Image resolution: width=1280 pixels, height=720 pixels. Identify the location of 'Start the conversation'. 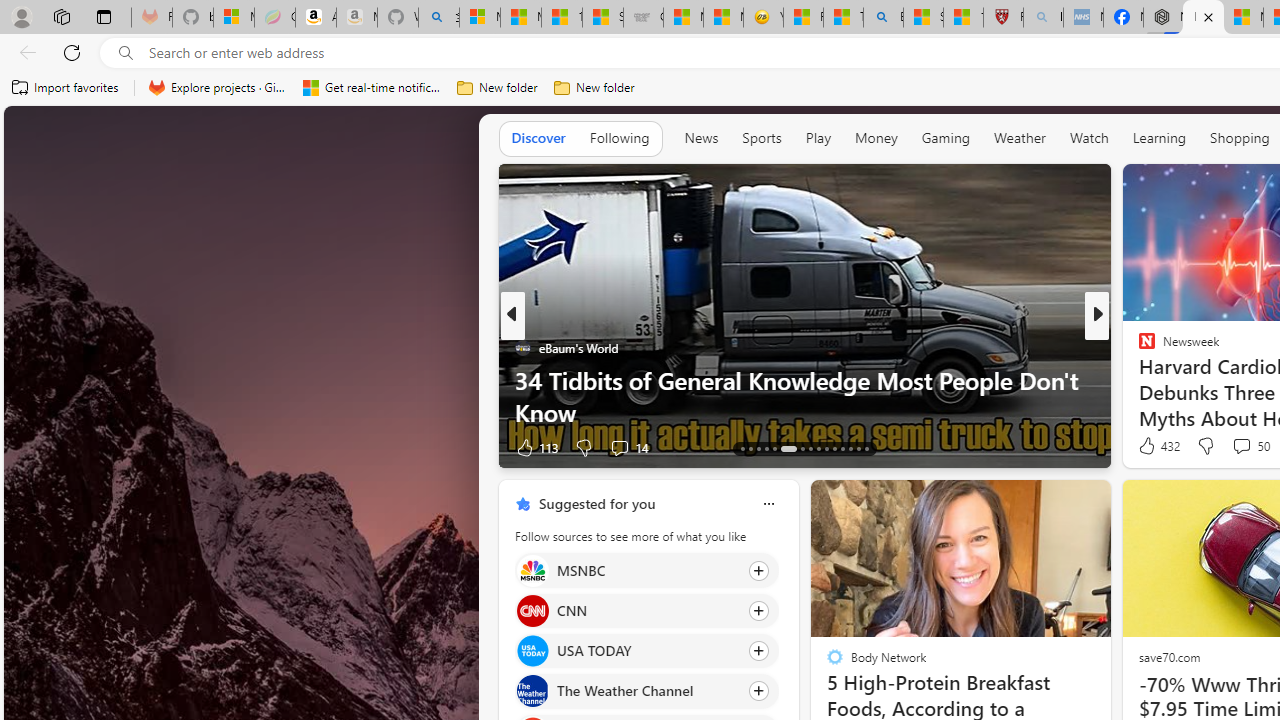
(1221, 446).